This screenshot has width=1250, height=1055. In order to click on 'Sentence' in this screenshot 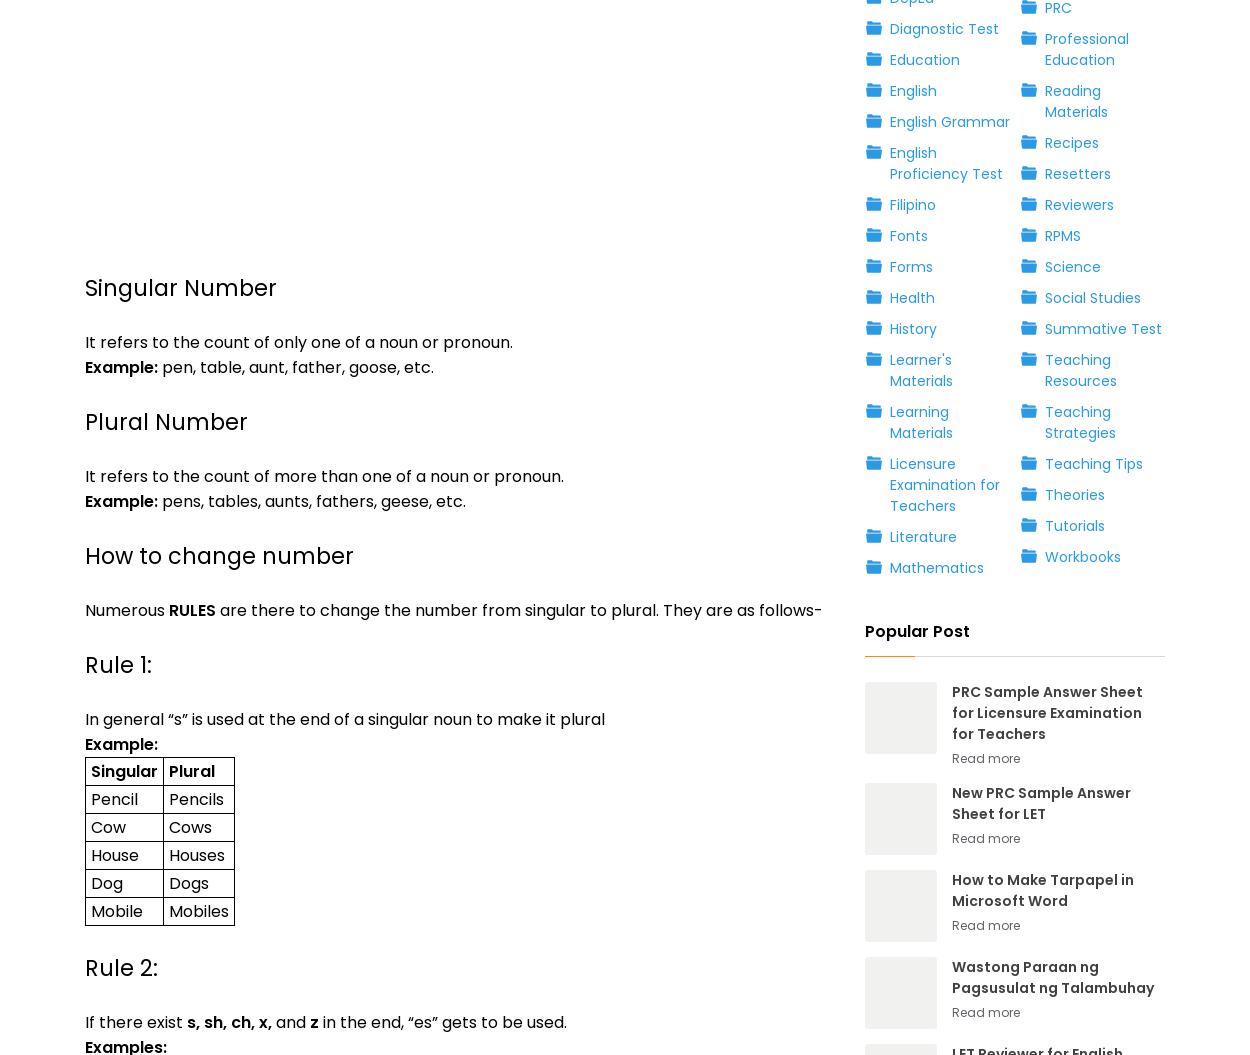, I will do `click(119, 518)`.